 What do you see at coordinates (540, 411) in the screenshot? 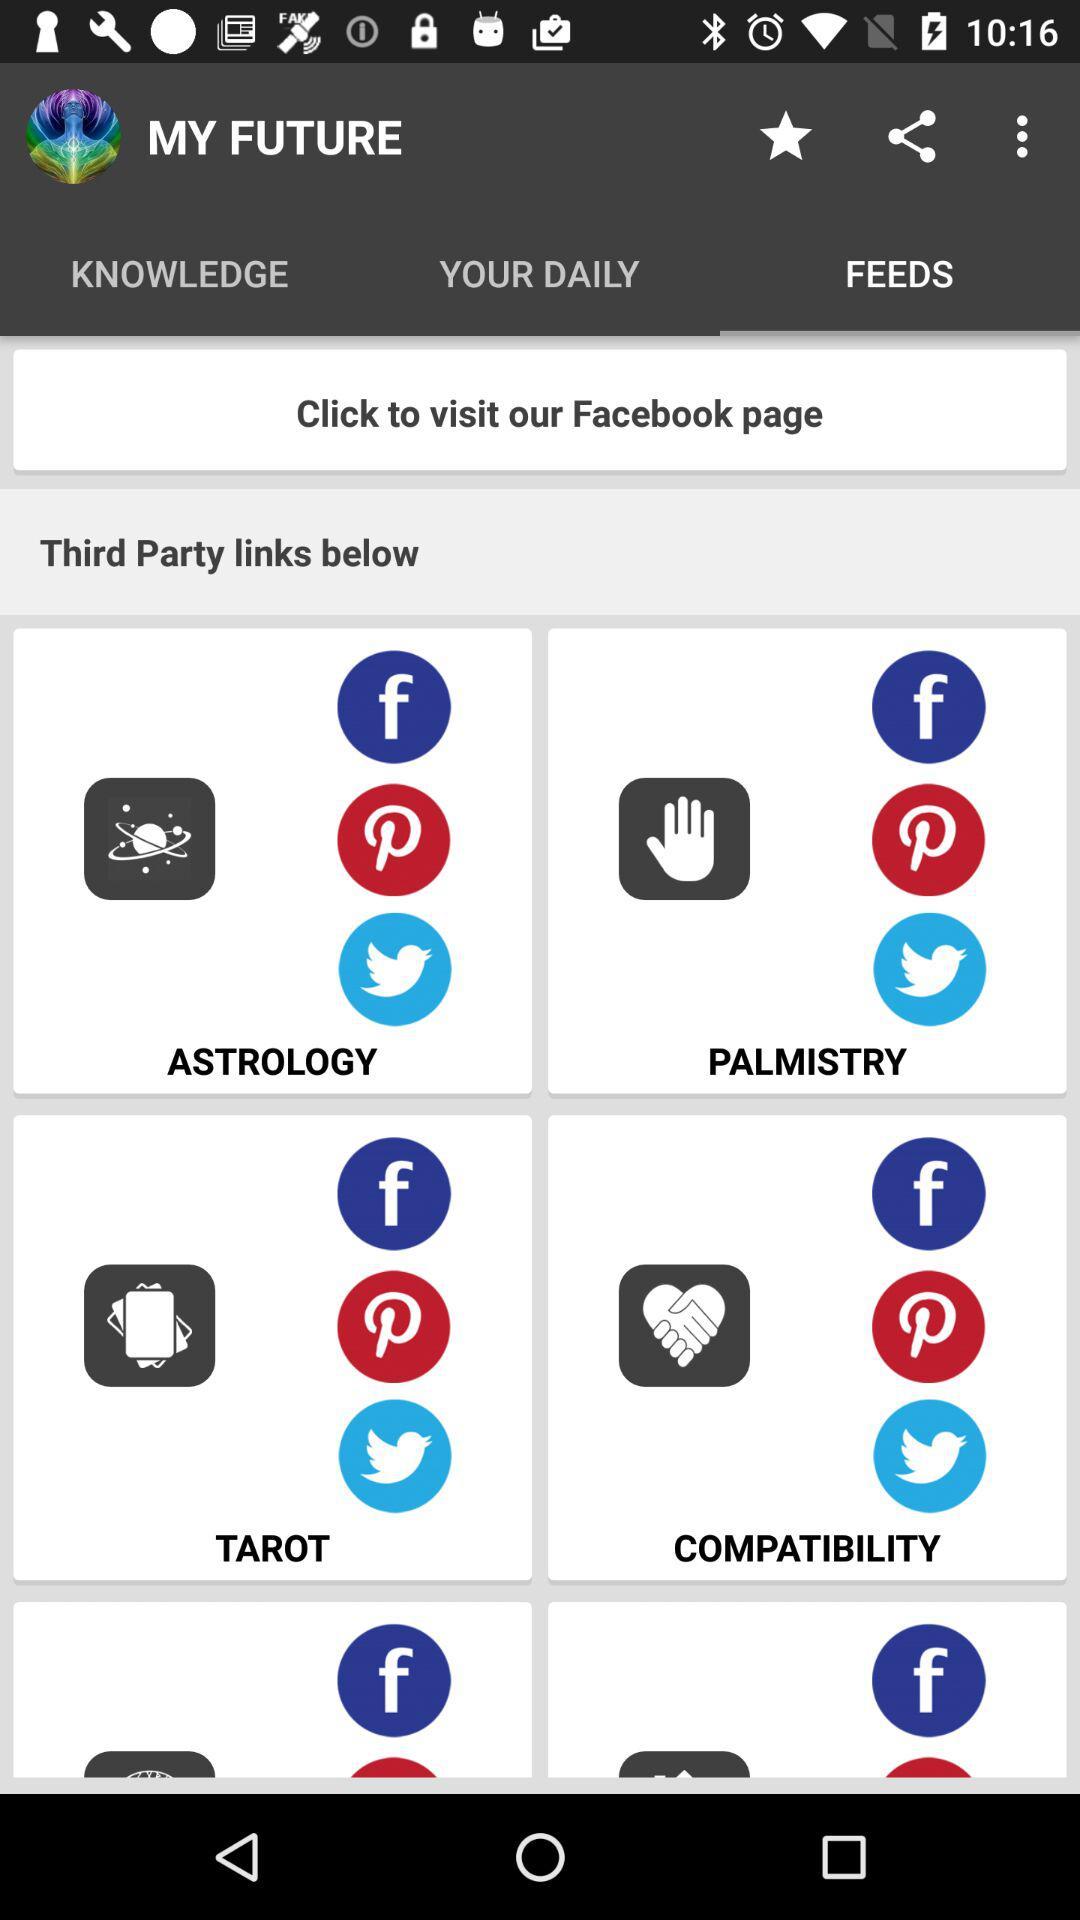
I see `the click to visit icon` at bounding box center [540, 411].